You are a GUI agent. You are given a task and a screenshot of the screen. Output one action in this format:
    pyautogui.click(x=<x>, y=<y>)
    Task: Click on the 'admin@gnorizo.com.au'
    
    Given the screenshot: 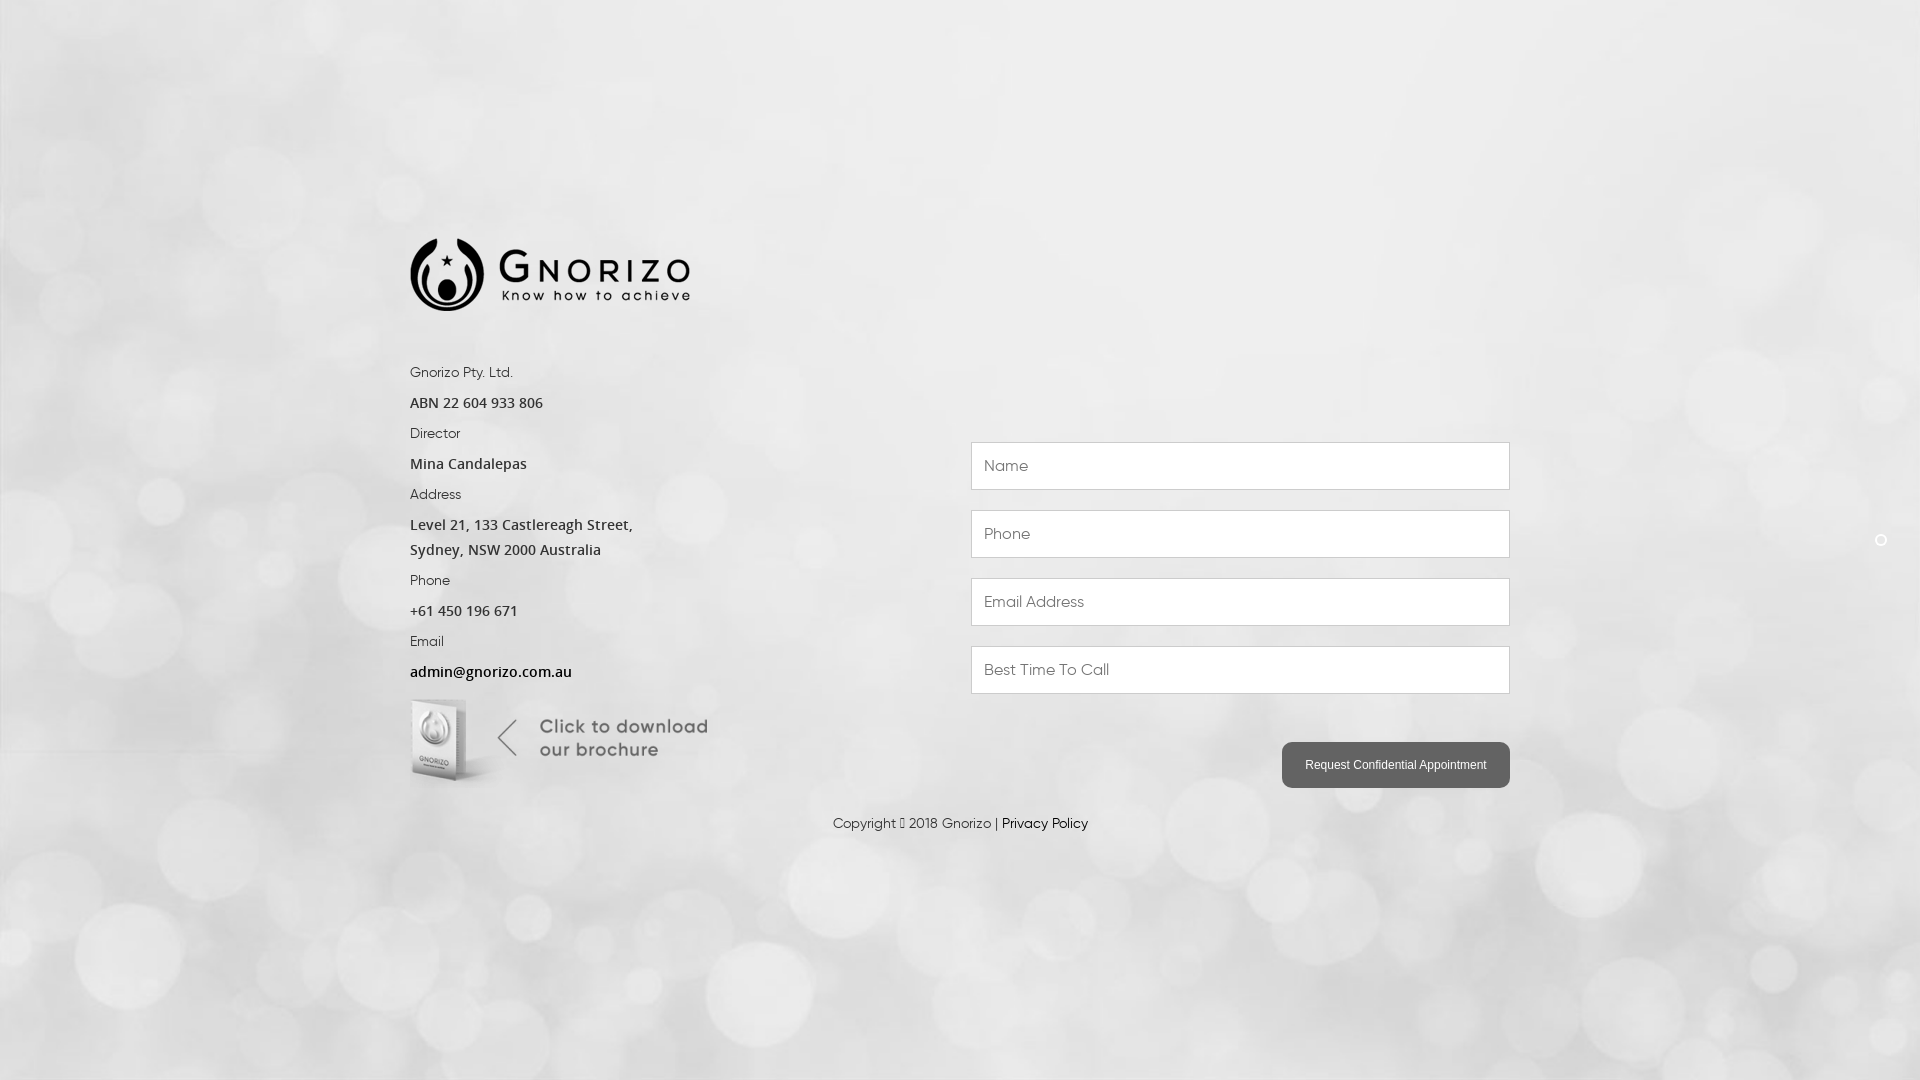 What is the action you would take?
    pyautogui.click(x=490, y=672)
    